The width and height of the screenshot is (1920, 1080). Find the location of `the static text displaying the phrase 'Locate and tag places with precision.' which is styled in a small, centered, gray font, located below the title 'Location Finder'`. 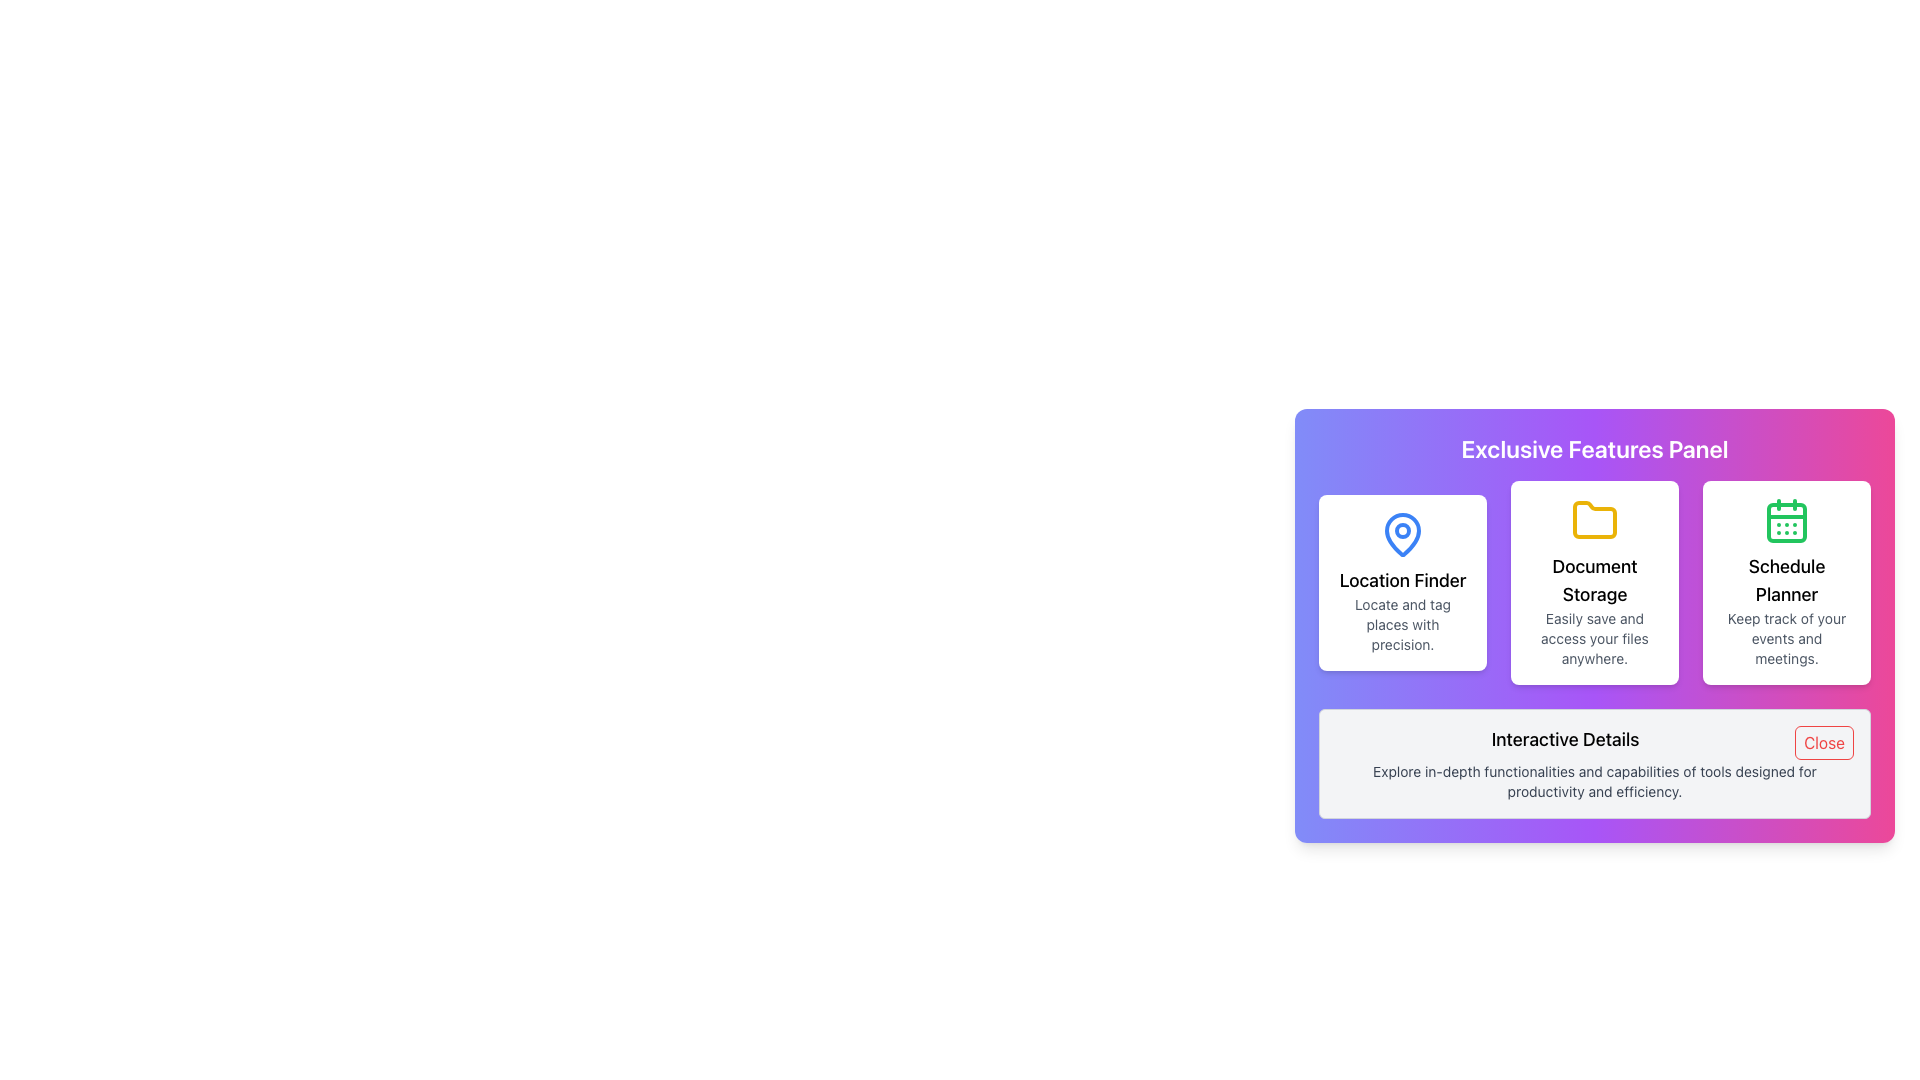

the static text displaying the phrase 'Locate and tag places with precision.' which is styled in a small, centered, gray font, located below the title 'Location Finder' is located at coordinates (1401, 623).